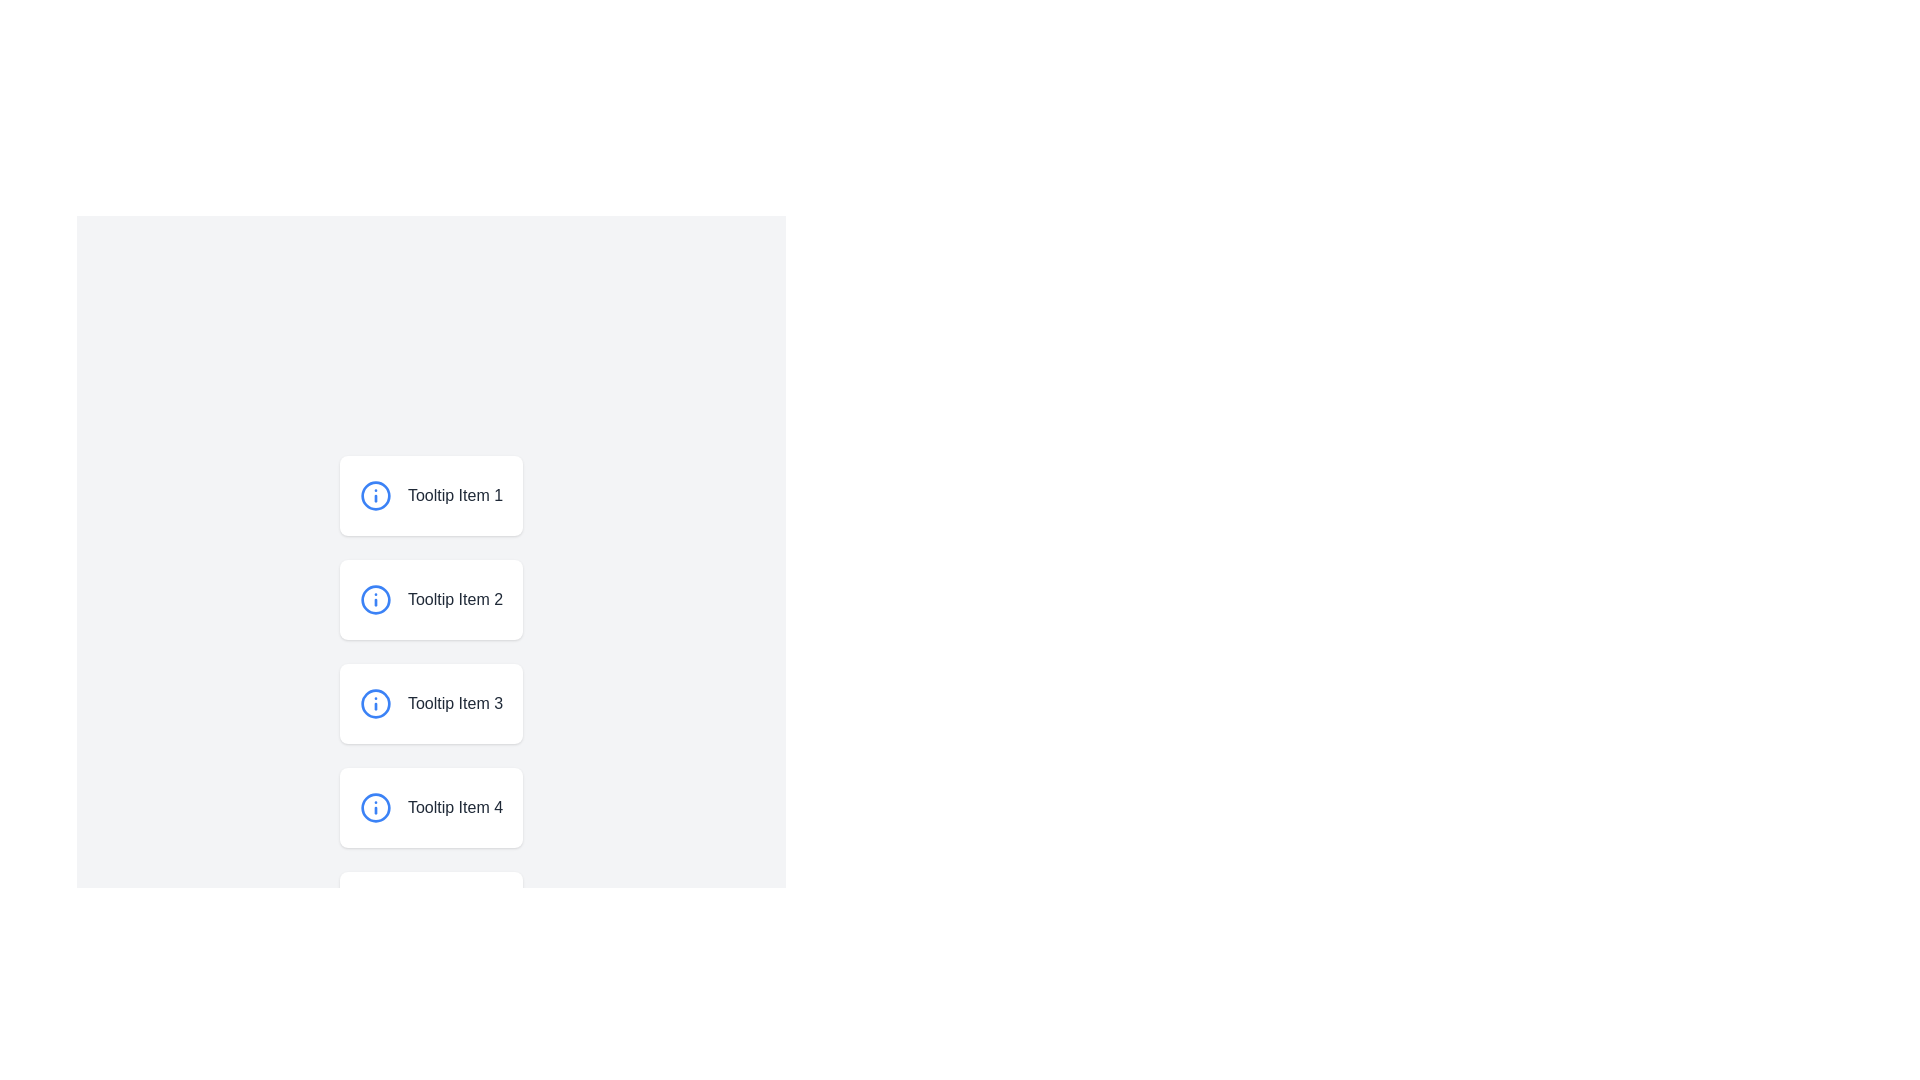 The image size is (1920, 1080). I want to click on the info icon located at the top-left corner of the 'Tooltip Item 1' card, so click(375, 495).